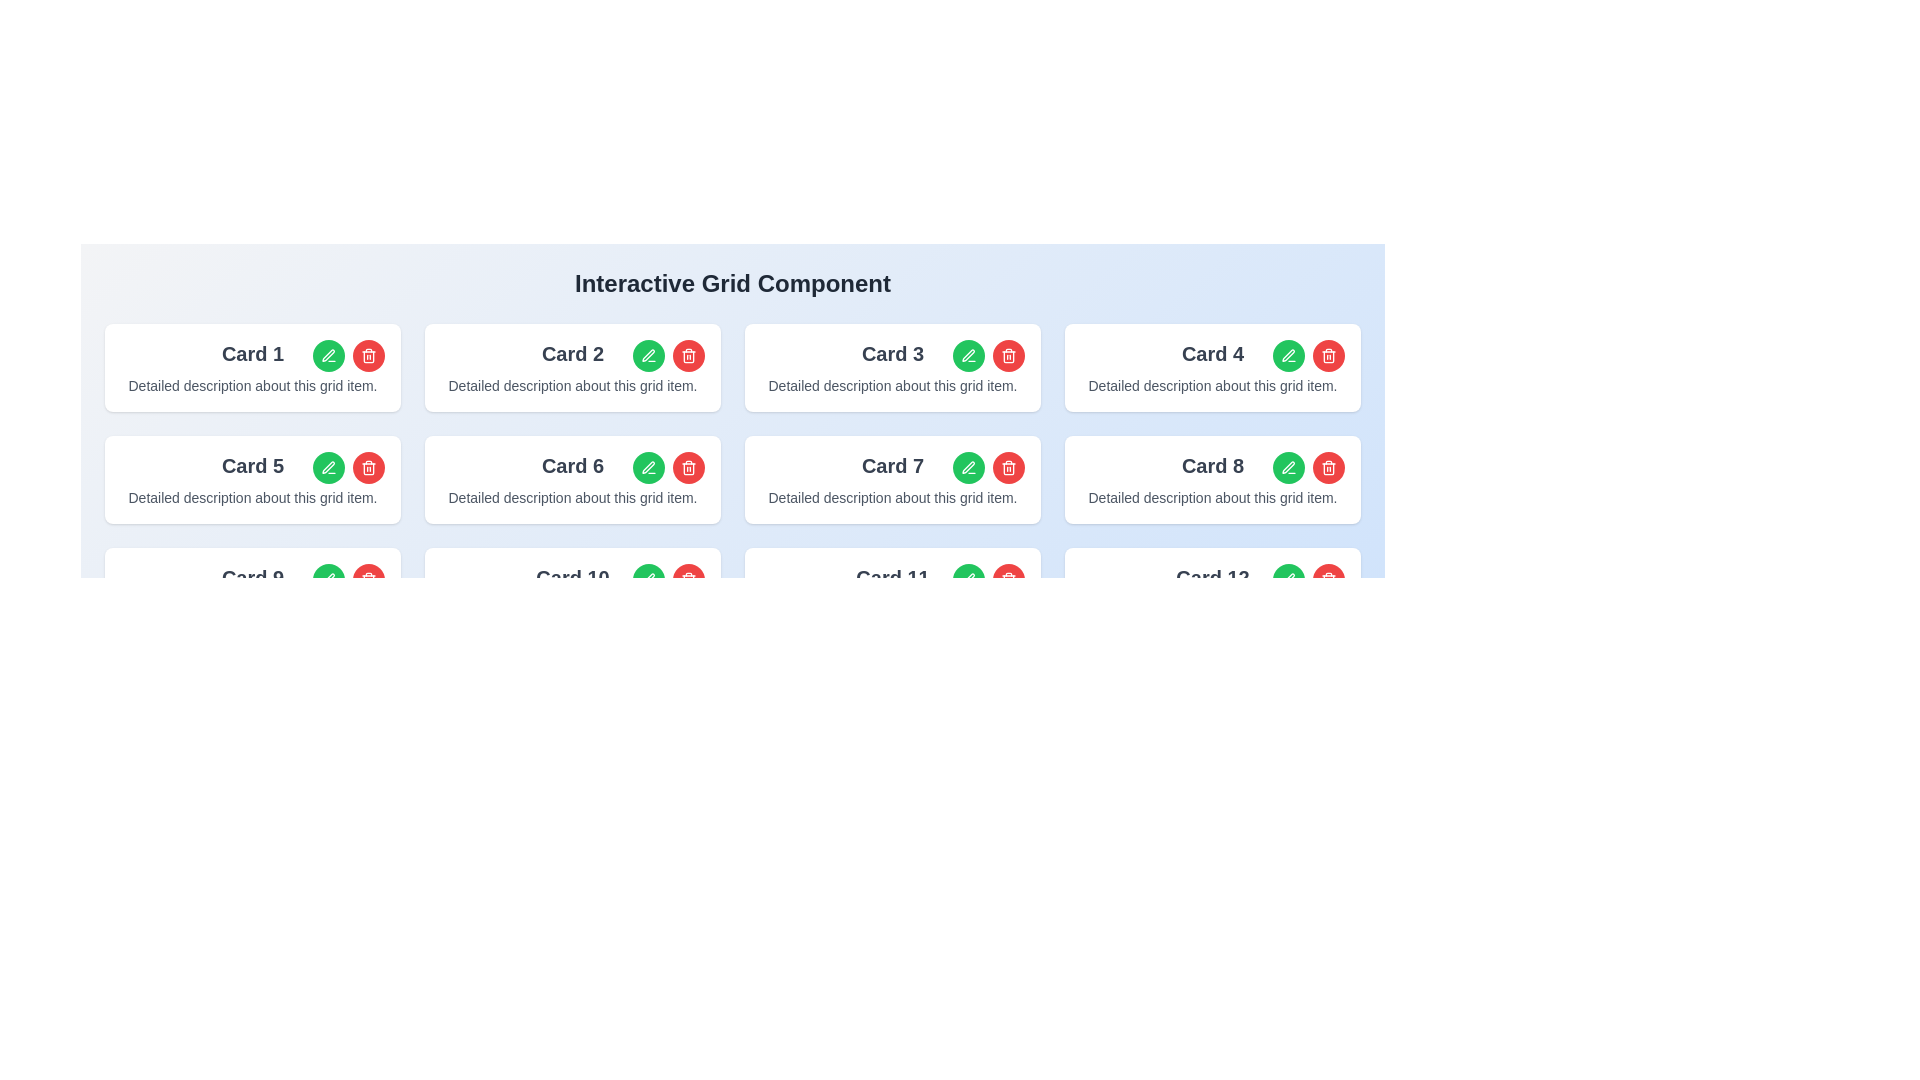  What do you see at coordinates (1008, 467) in the screenshot?
I see `the delete icon located in the top-right corner of 'Card 7'` at bounding box center [1008, 467].